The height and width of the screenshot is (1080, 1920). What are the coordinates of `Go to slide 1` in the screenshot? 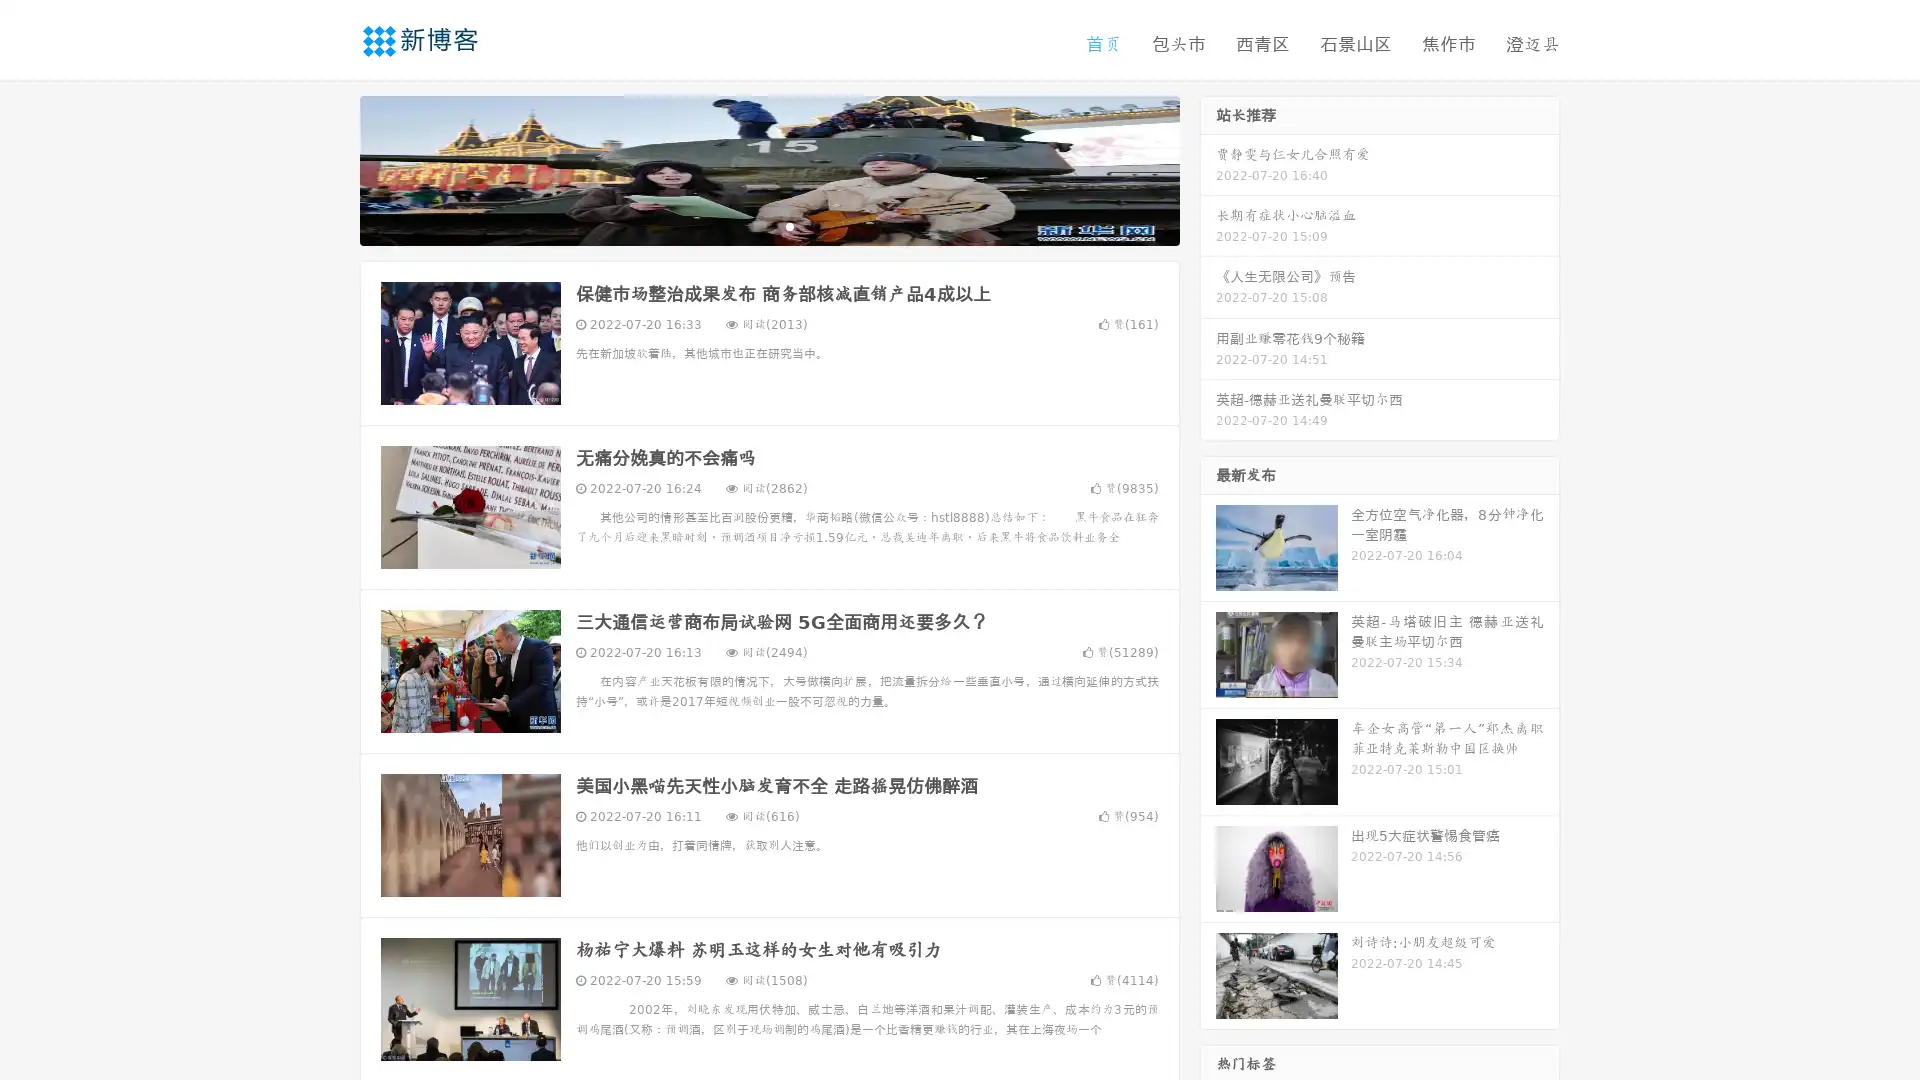 It's located at (748, 225).